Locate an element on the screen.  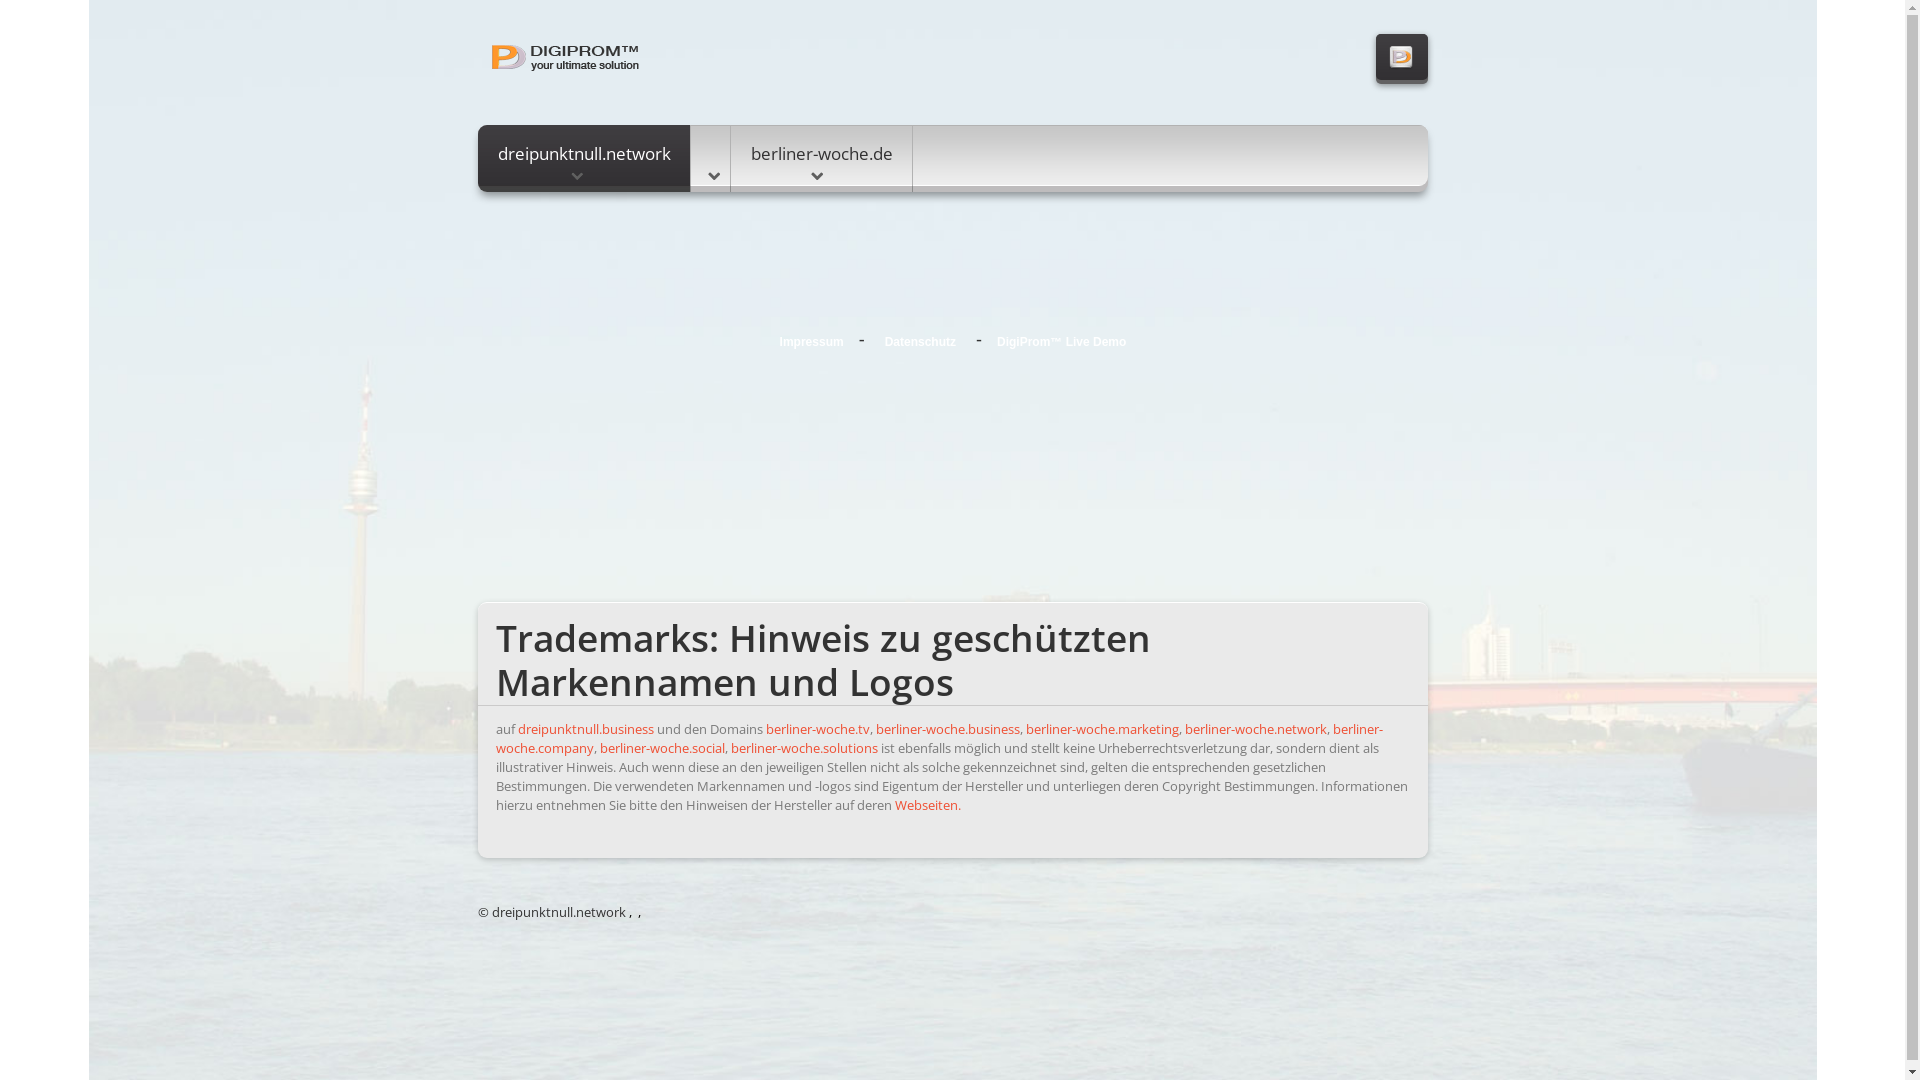
'dreipunktnull.network' is located at coordinates (583, 157).